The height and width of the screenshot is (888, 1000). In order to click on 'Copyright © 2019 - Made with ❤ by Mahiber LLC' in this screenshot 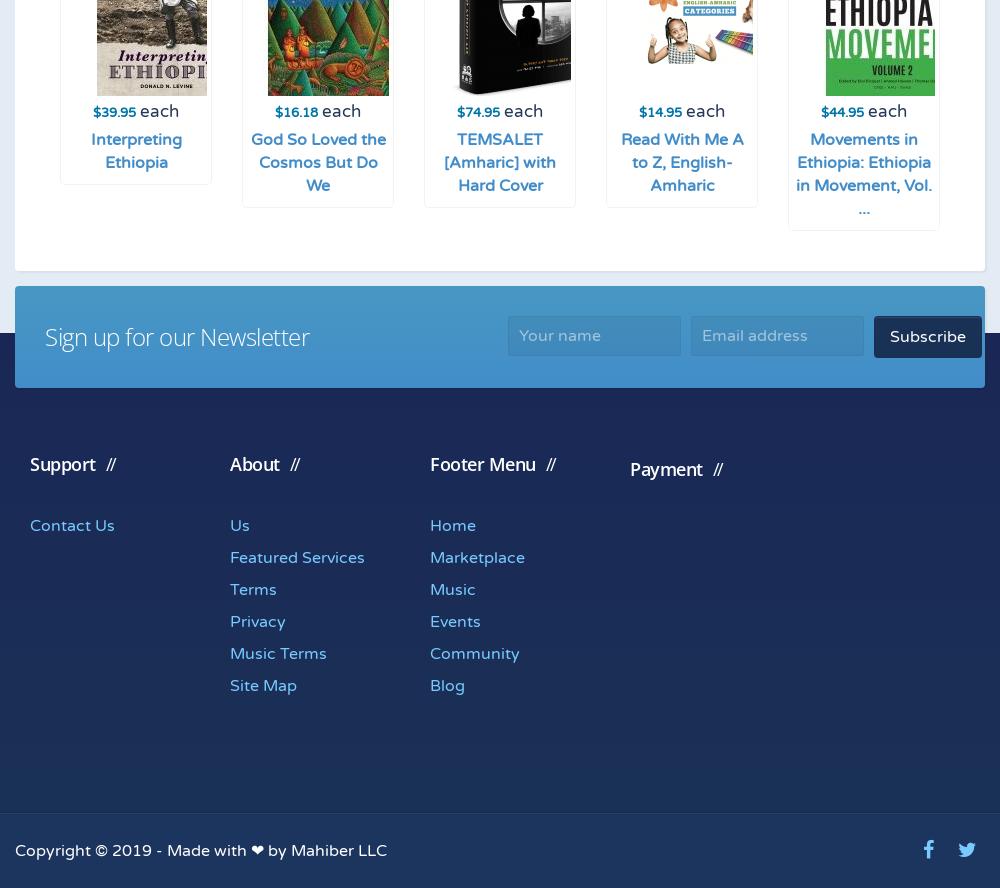, I will do `click(200, 848)`.